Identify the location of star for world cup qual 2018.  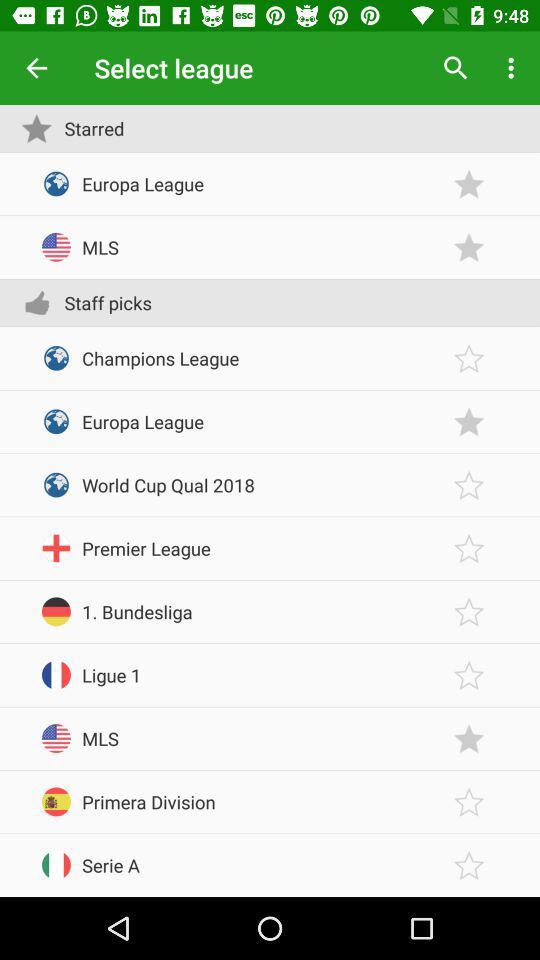
(469, 484).